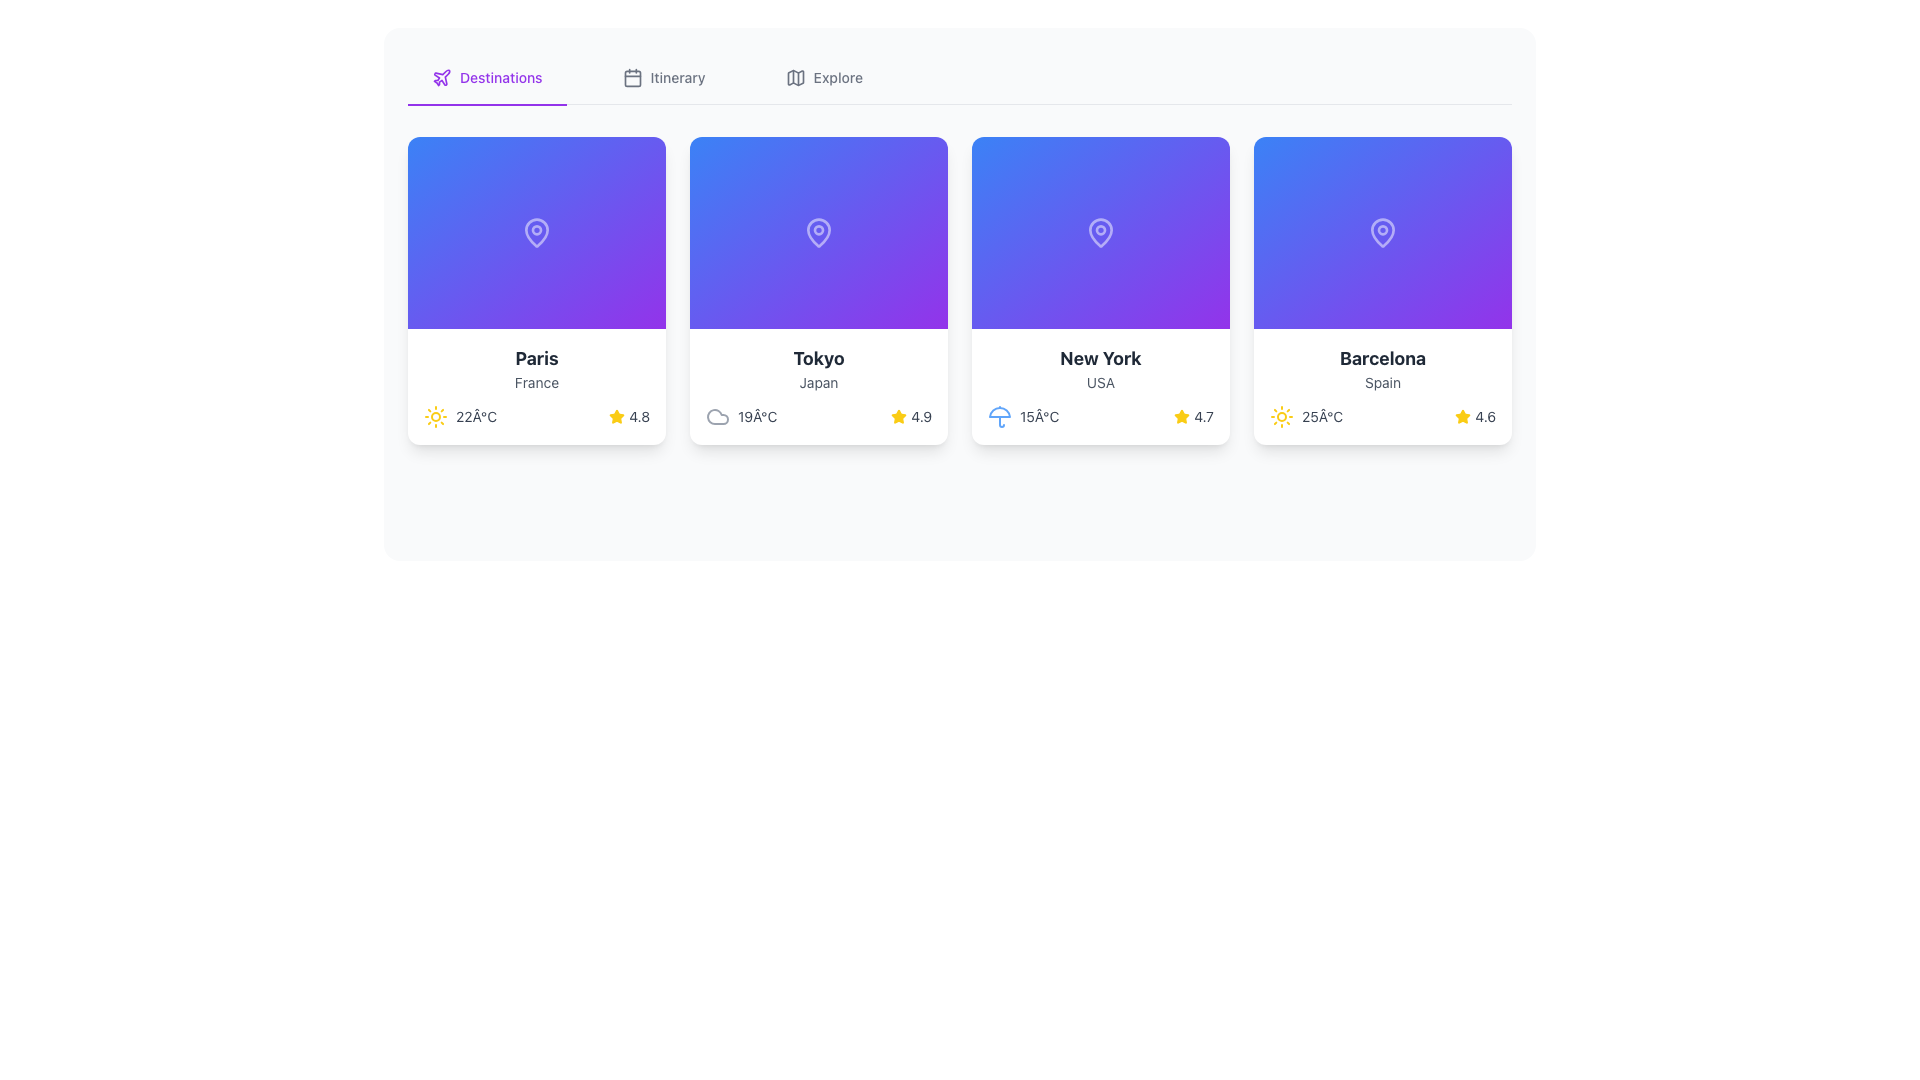 The width and height of the screenshot is (1920, 1080). I want to click on details of the New York card, which is the third card in a grid layout, located between the Tokyo and Barcelona cards, so click(1099, 290).